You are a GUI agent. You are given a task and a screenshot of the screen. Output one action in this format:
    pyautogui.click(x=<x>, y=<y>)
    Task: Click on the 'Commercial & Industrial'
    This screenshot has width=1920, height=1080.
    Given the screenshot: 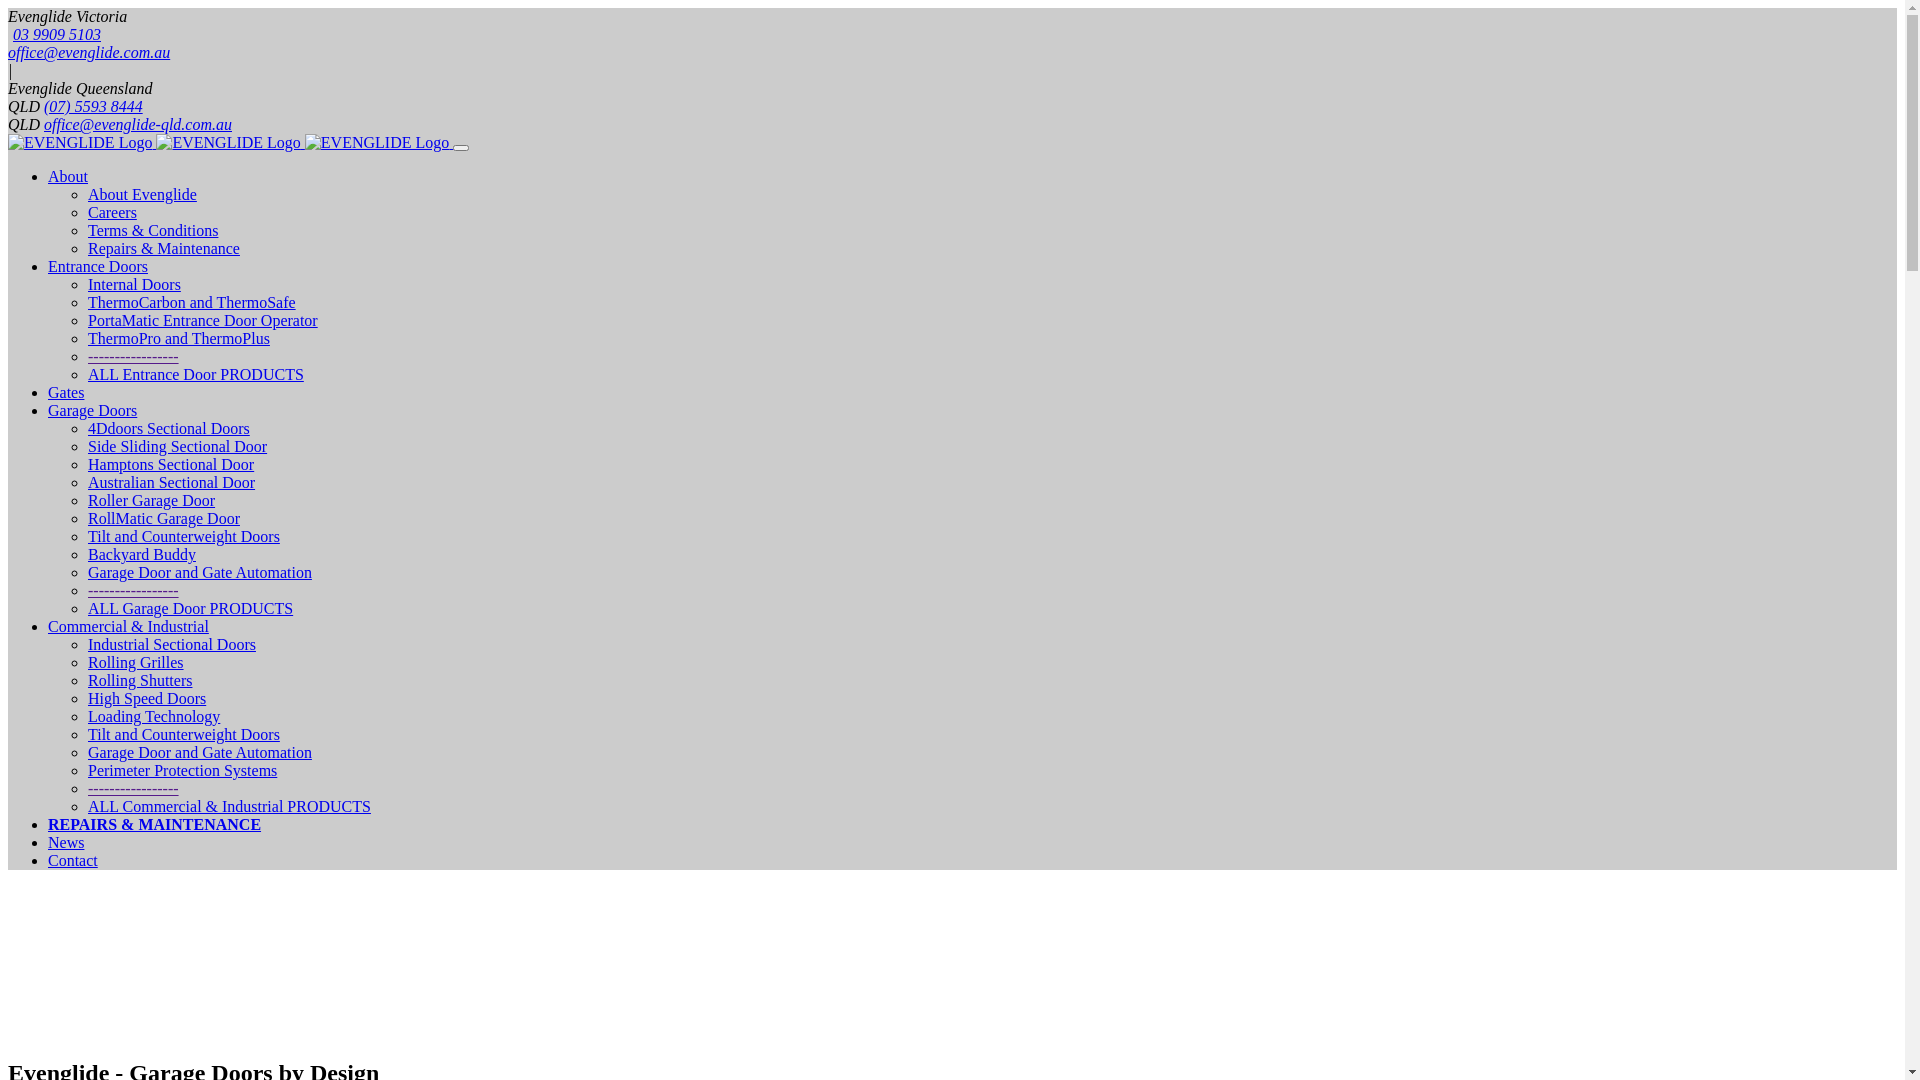 What is the action you would take?
    pyautogui.click(x=127, y=625)
    